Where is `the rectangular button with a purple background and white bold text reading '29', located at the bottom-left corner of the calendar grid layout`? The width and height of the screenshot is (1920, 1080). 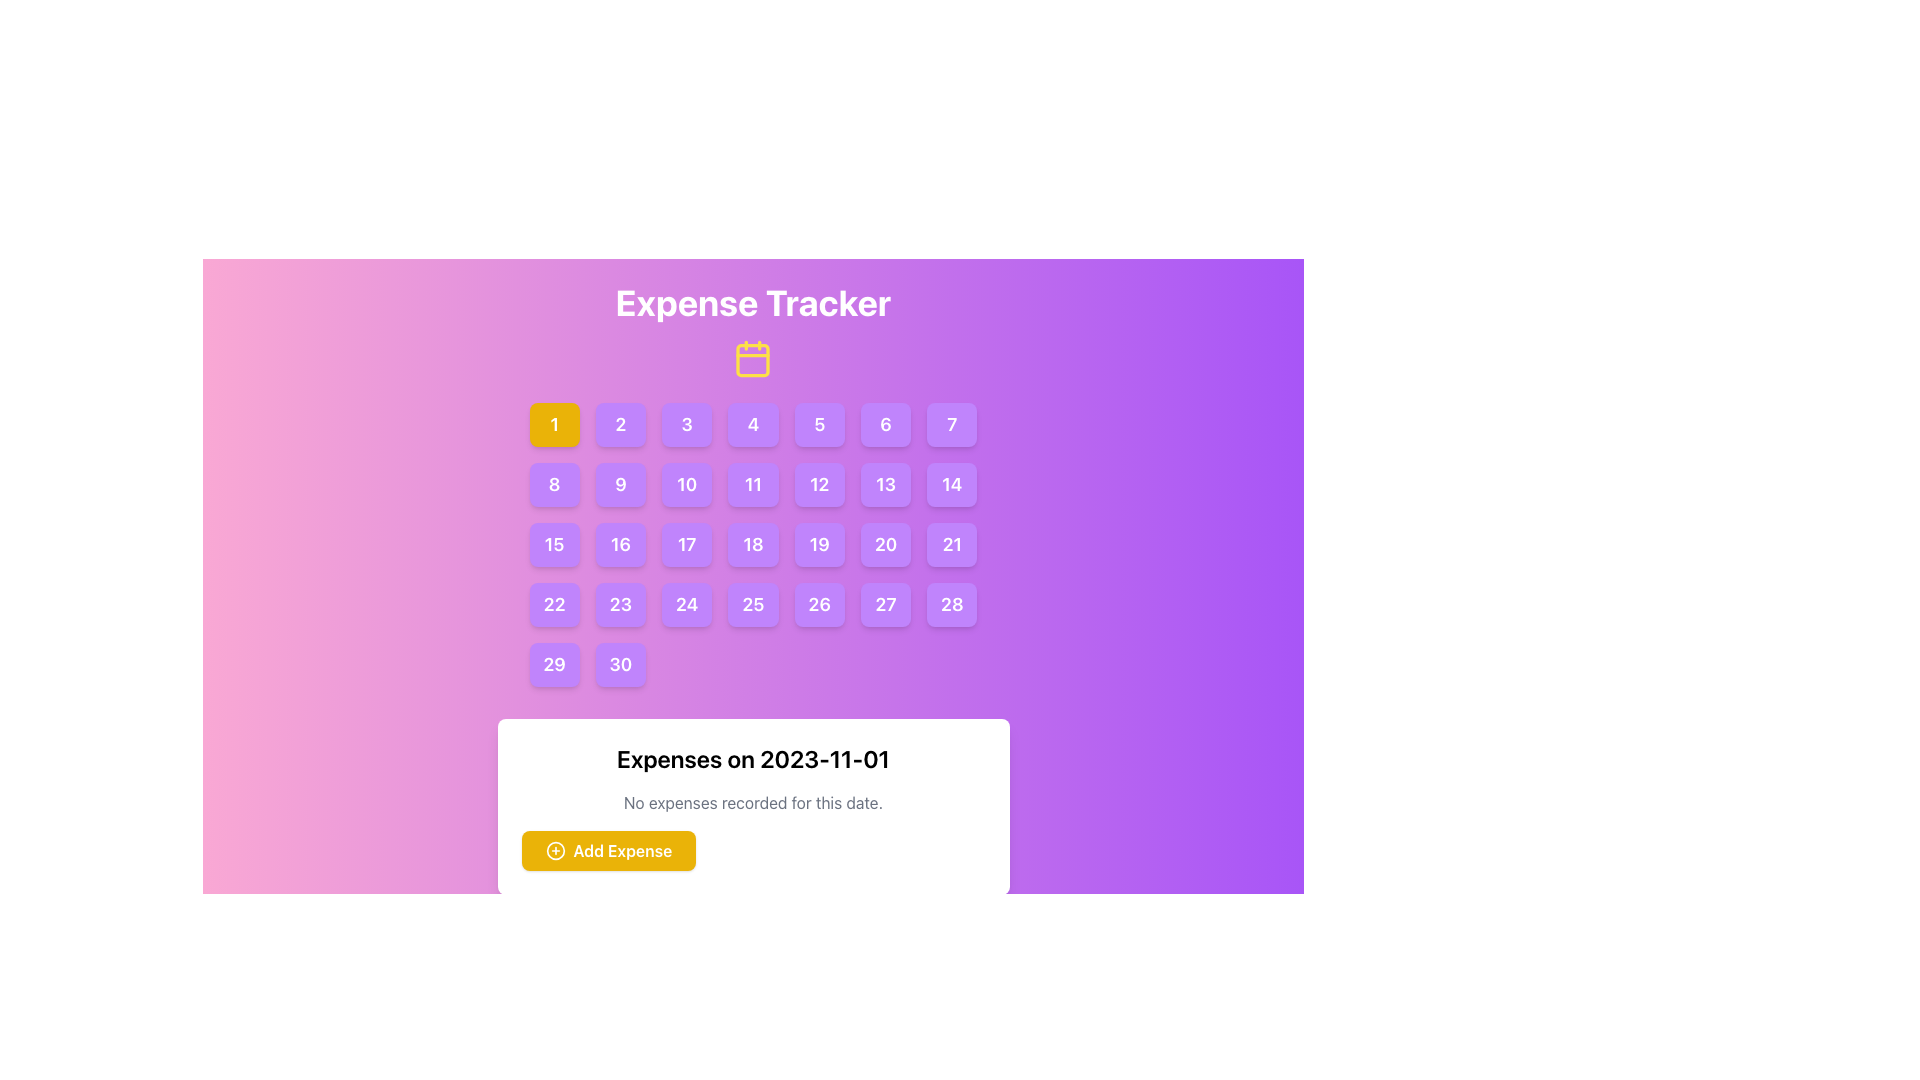 the rectangular button with a purple background and white bold text reading '29', located at the bottom-left corner of the calendar grid layout is located at coordinates (554, 664).